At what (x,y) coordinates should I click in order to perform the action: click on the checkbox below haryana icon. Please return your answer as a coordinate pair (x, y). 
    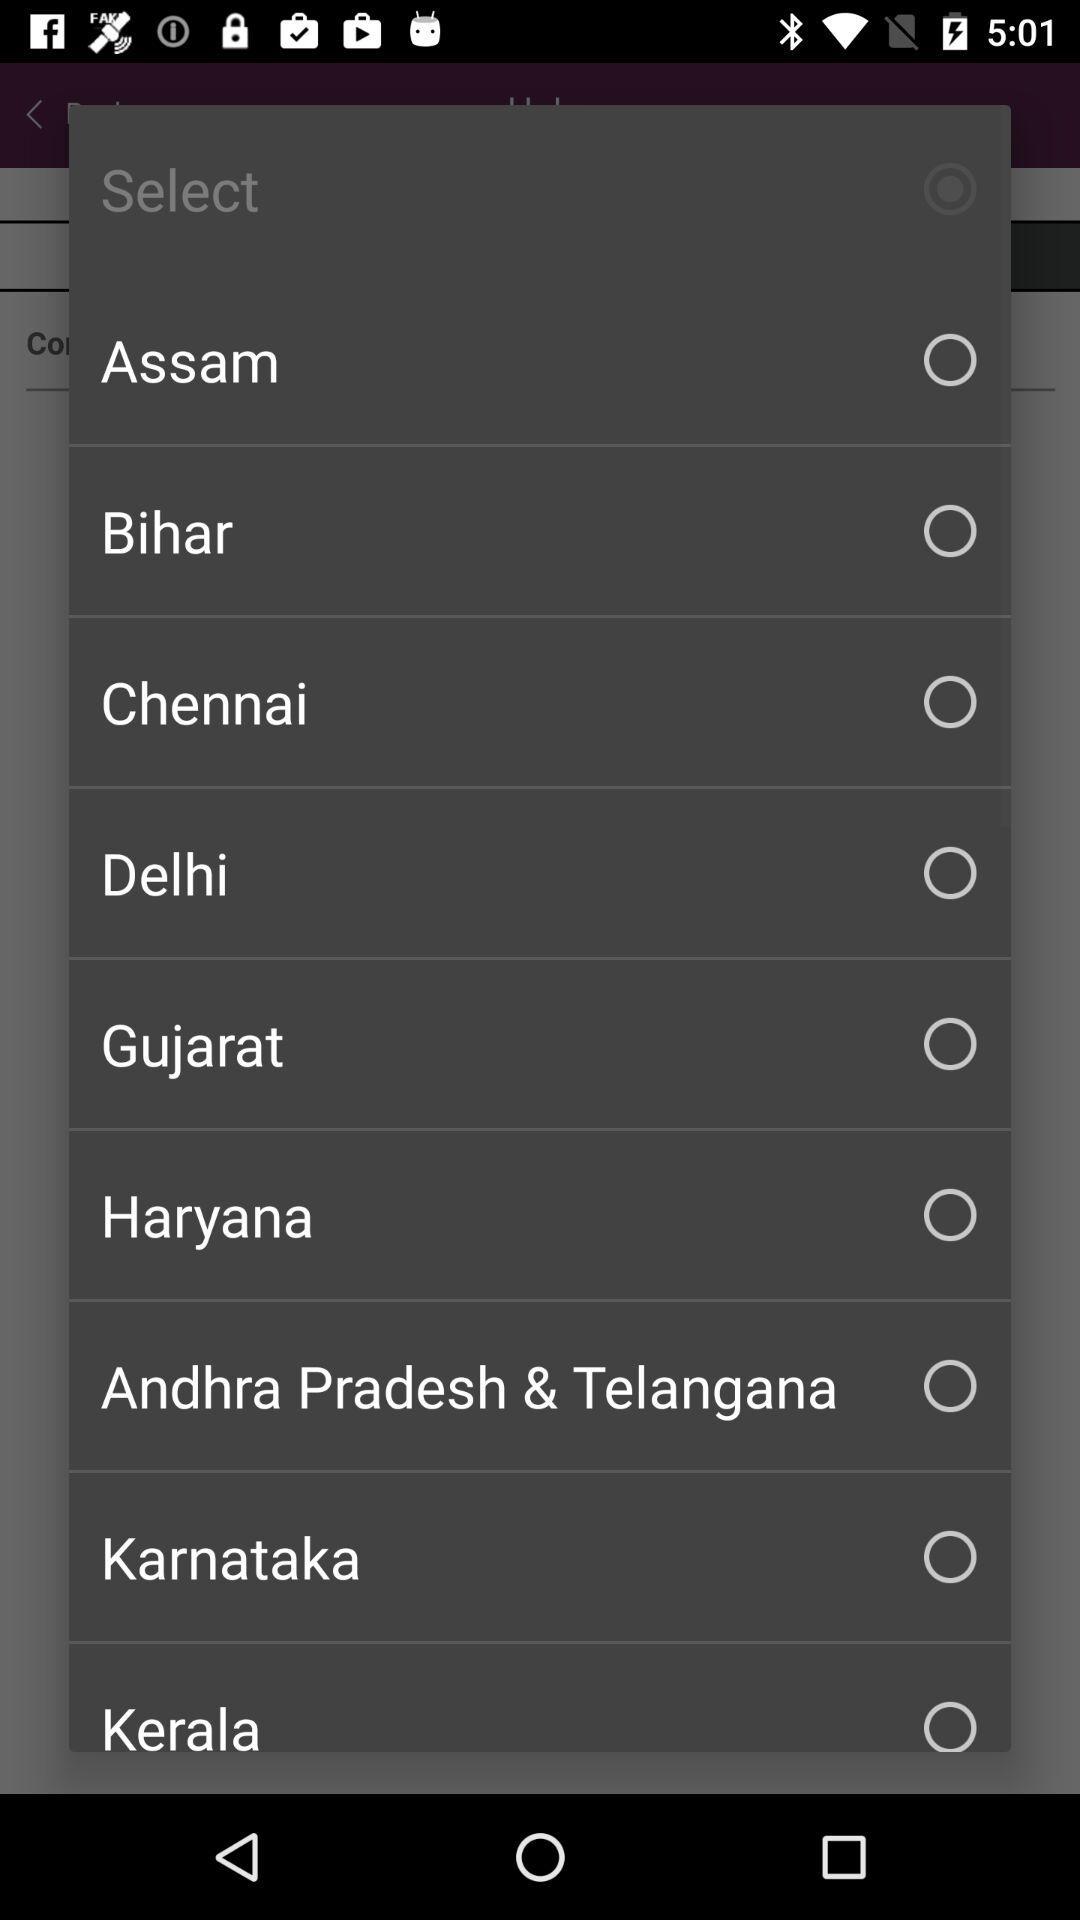
    Looking at the image, I should click on (540, 1385).